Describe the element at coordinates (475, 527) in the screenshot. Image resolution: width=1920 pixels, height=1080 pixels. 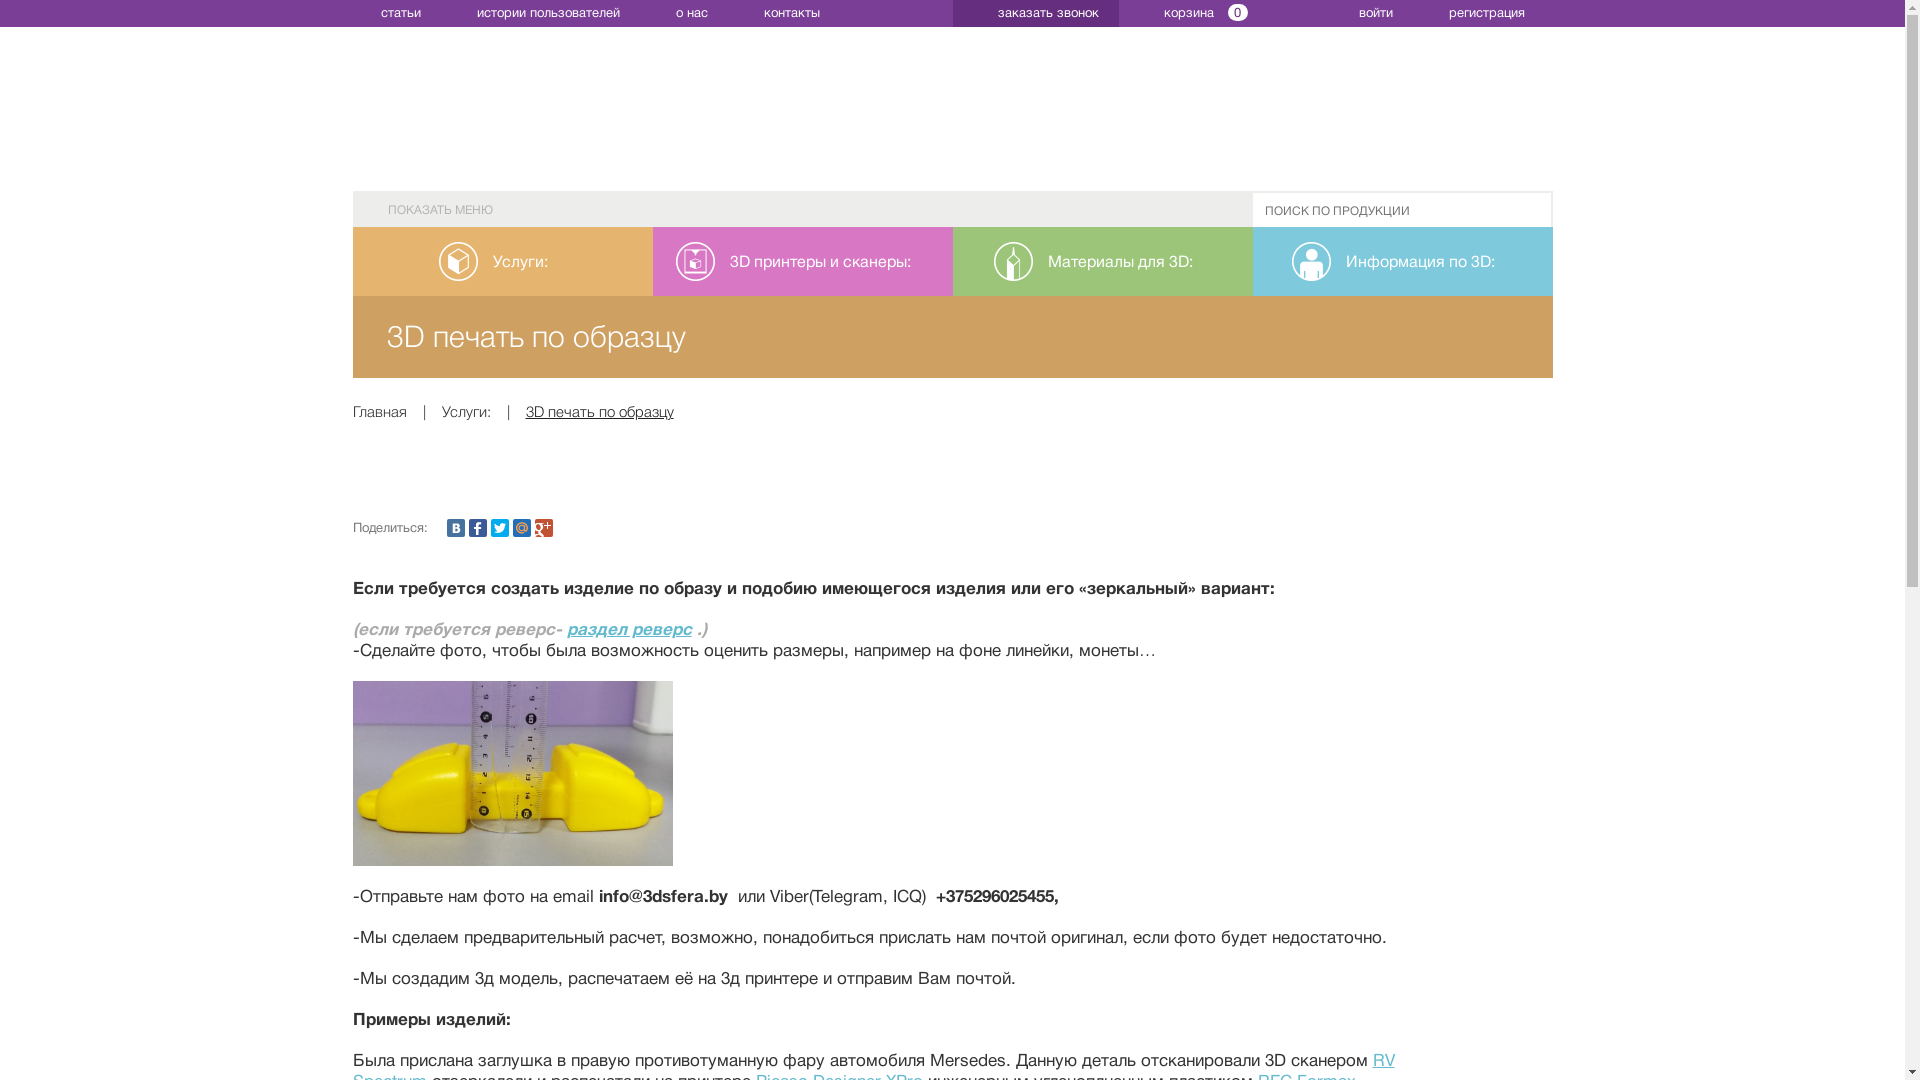
I see `'Facebook'` at that location.